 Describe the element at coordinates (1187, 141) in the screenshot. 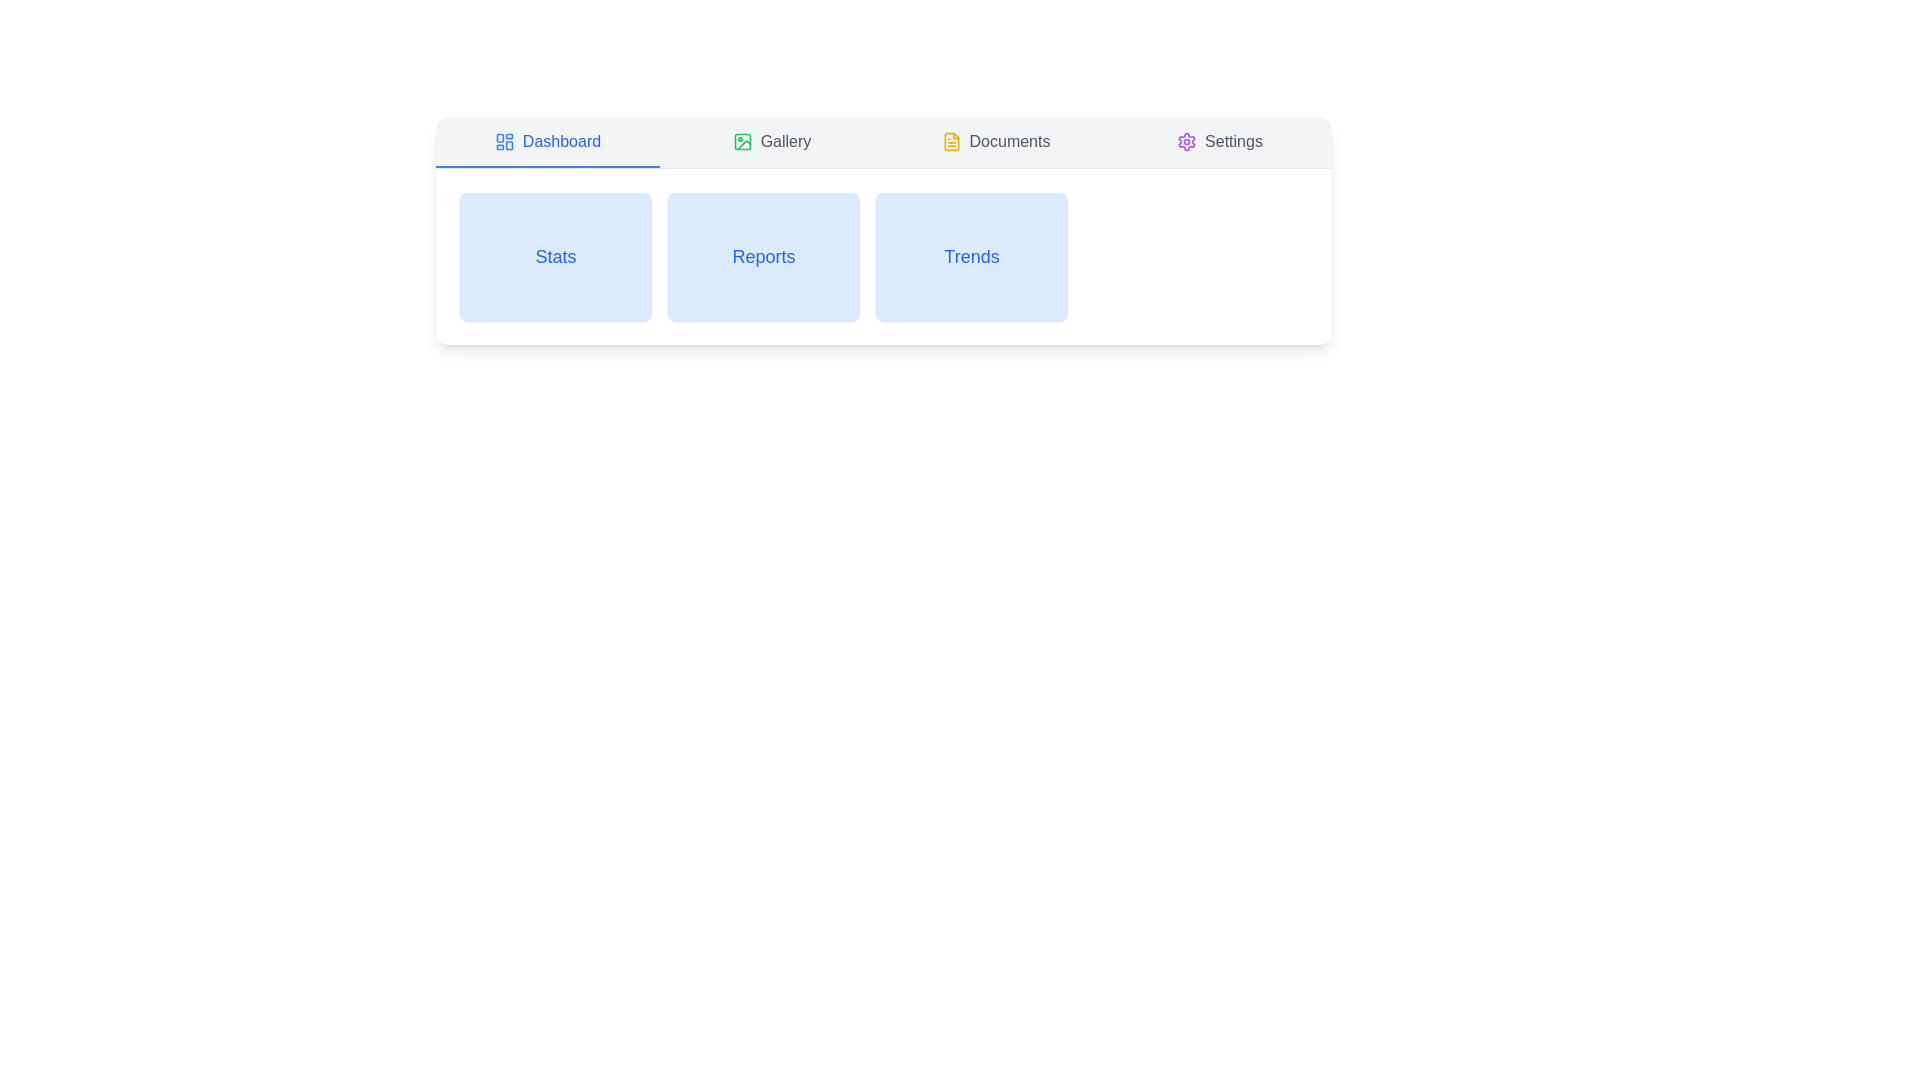

I see `the cogwheel icon button for navigation located` at that location.